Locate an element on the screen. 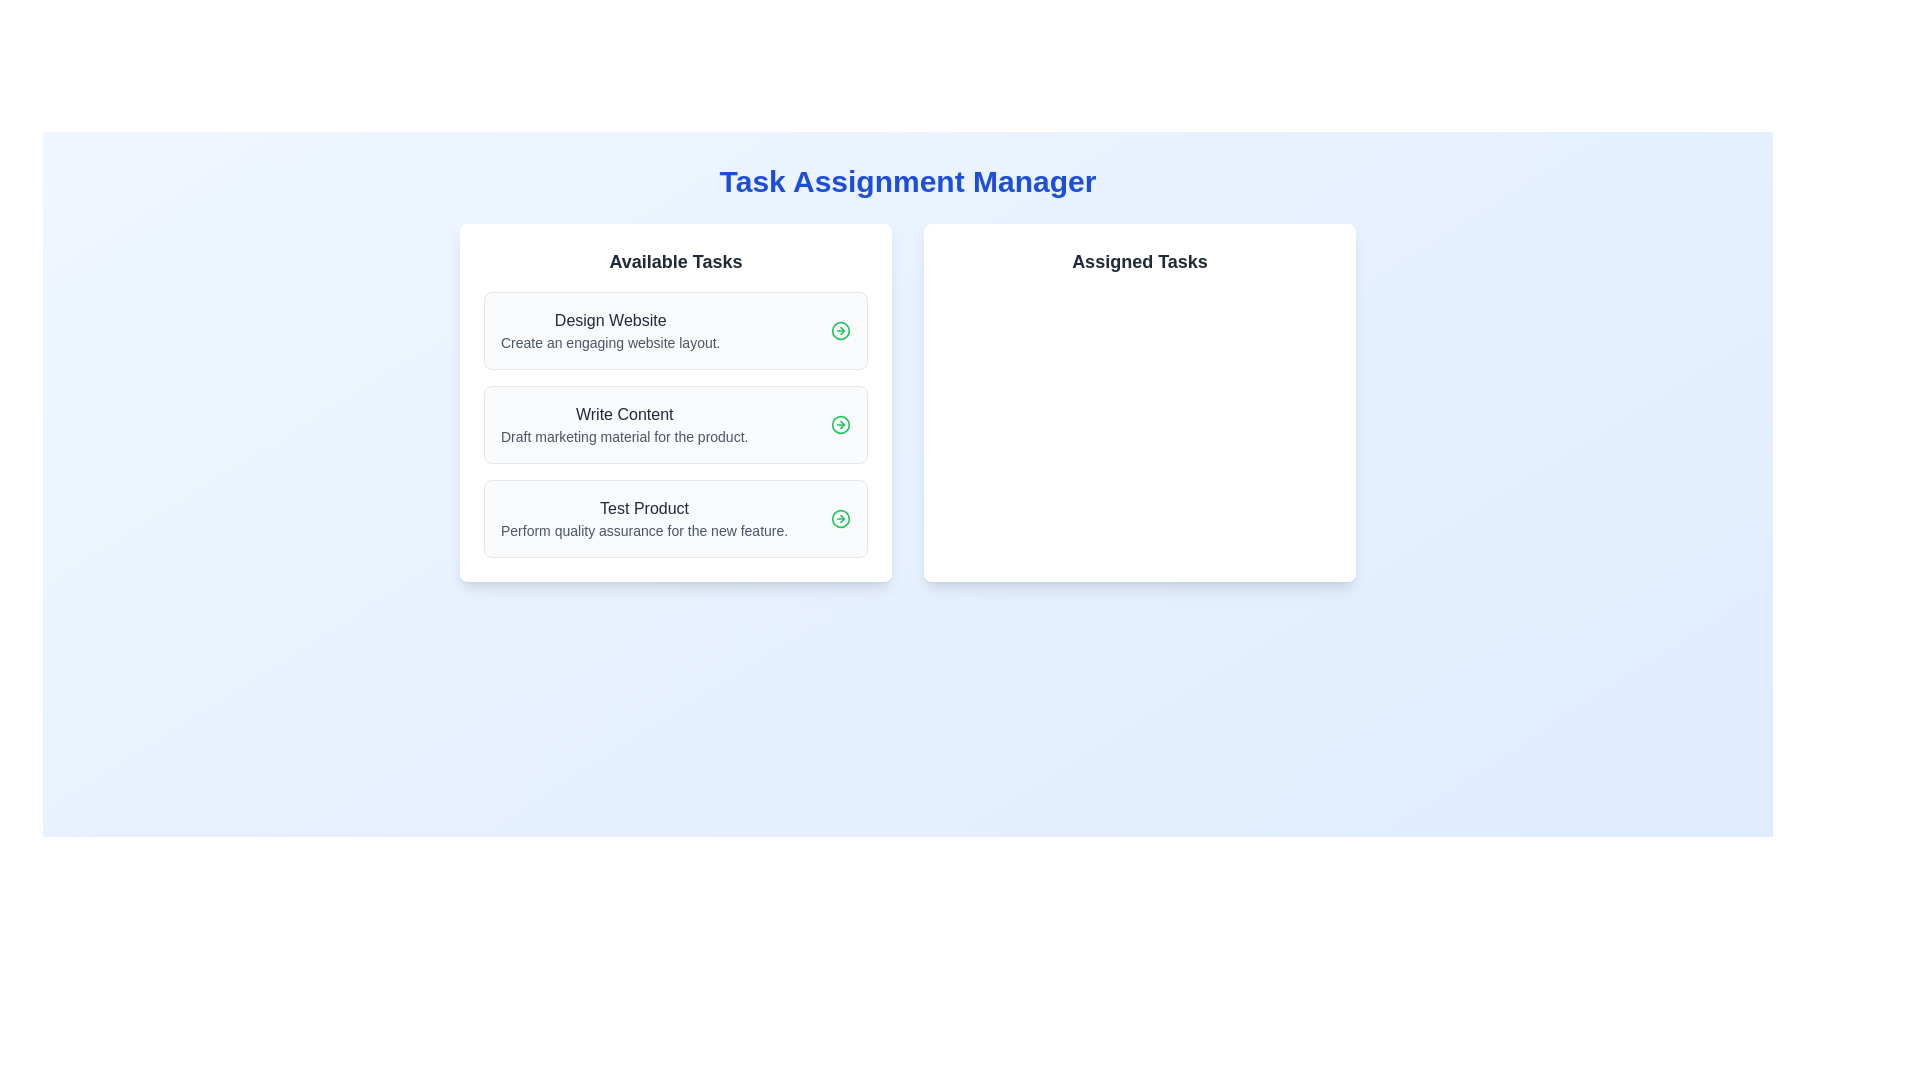 The image size is (1920, 1080). the Text label providing additional details for the task named 'Test Product', located below the bold text in the task card is located at coordinates (644, 530).